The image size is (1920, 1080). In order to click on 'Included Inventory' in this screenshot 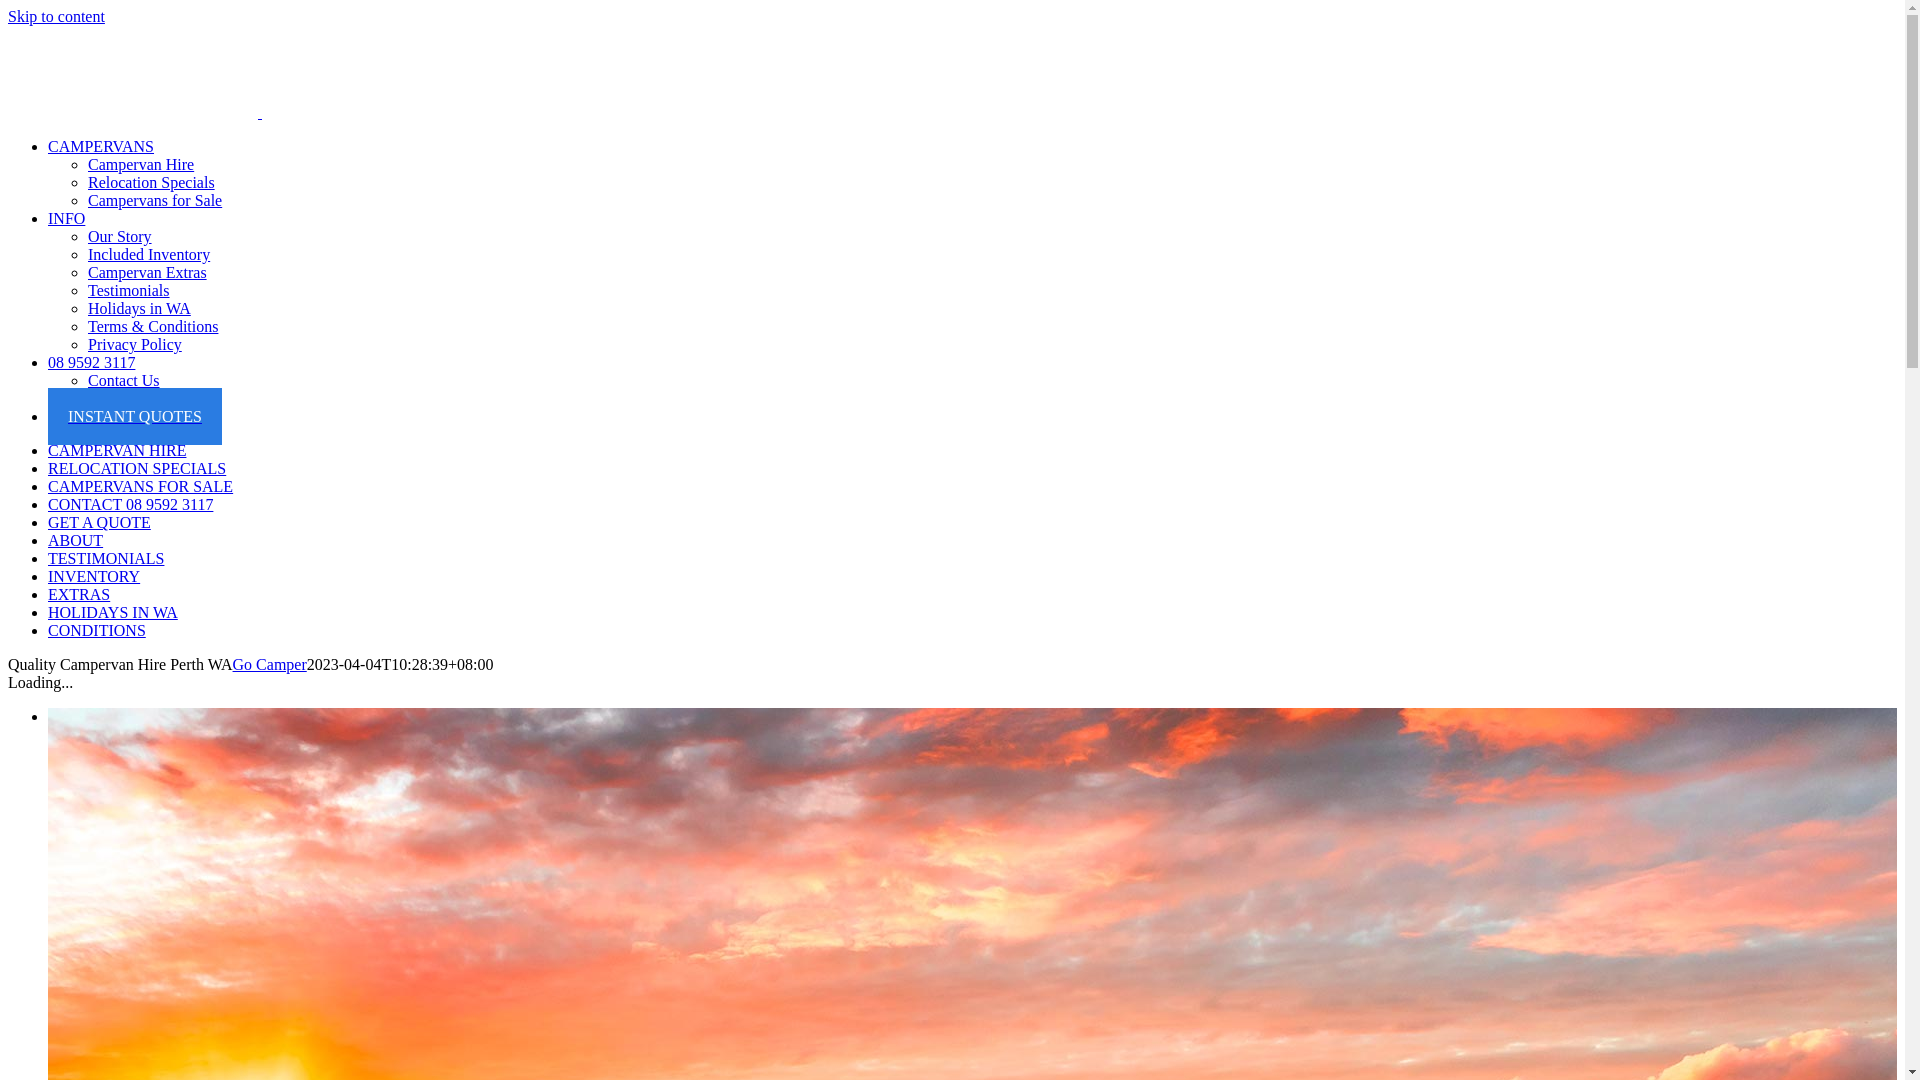, I will do `click(86, 253)`.